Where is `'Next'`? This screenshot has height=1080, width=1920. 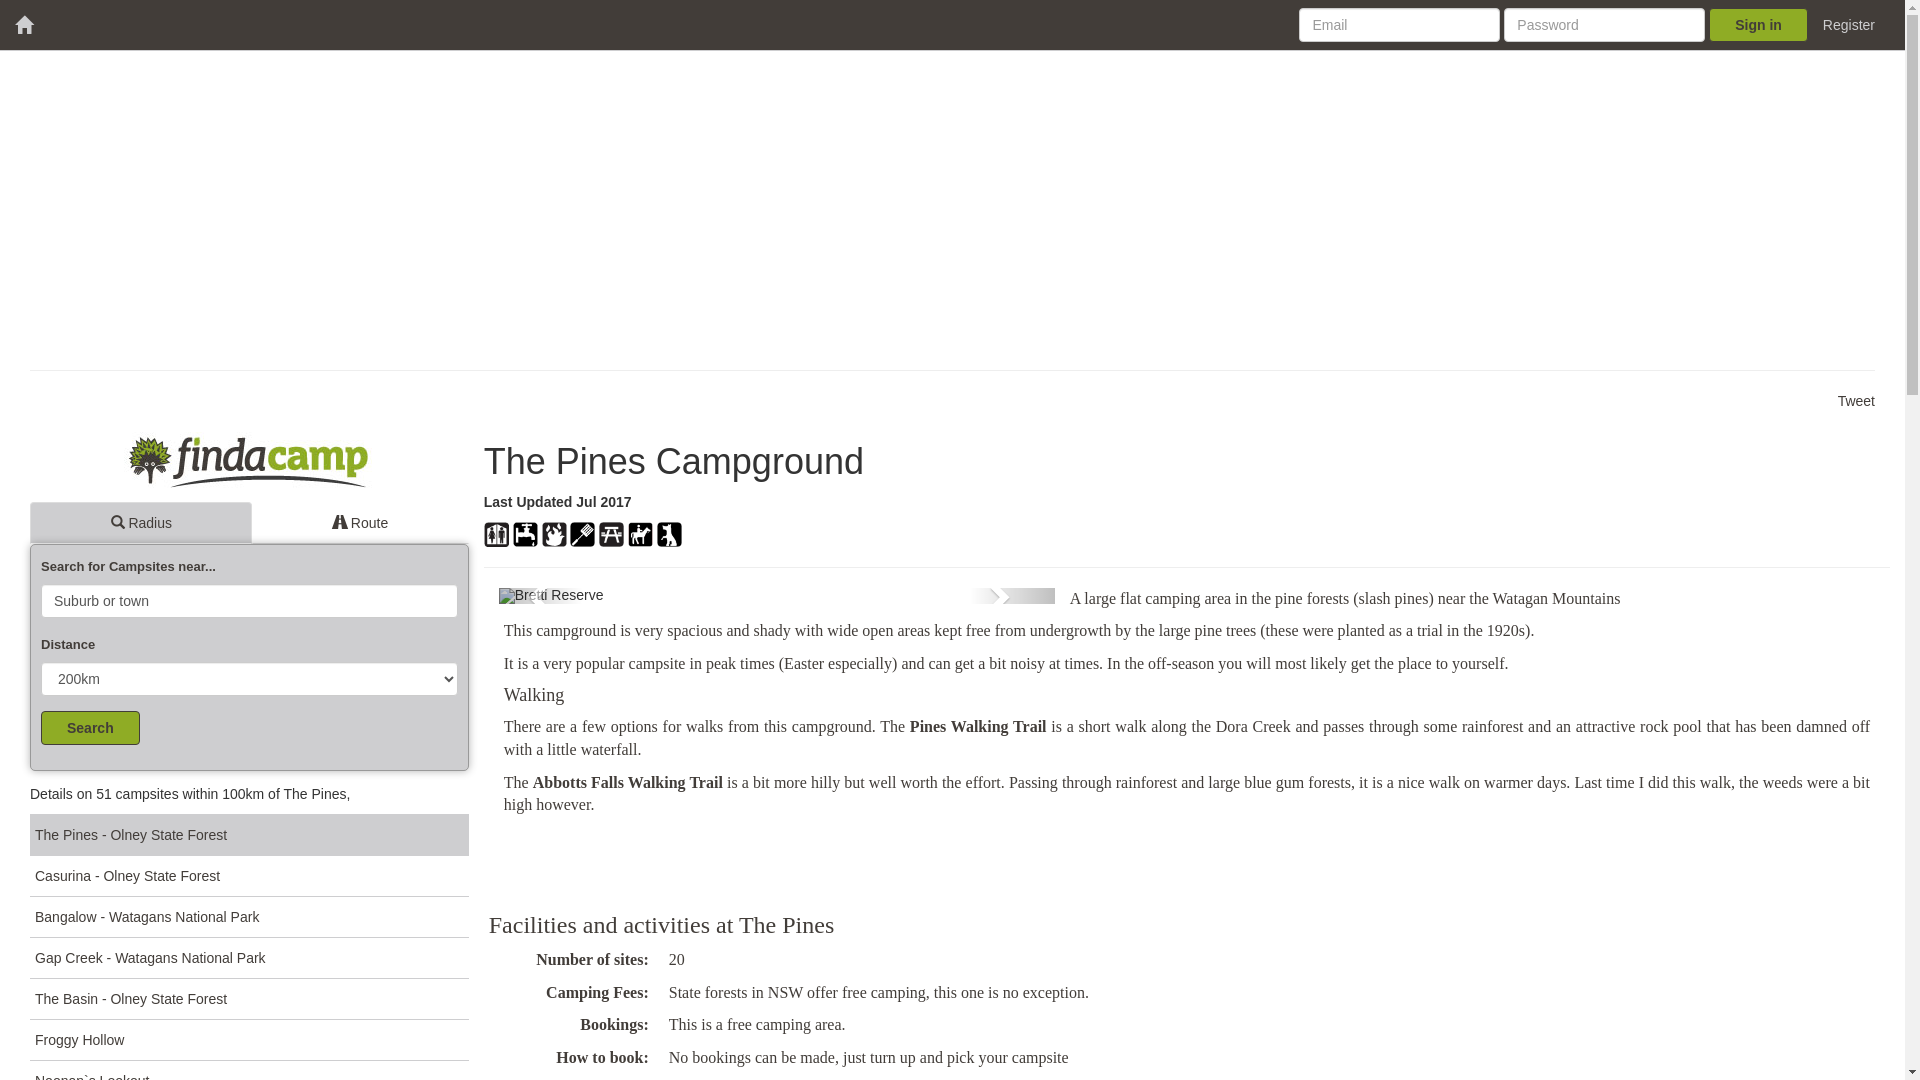
'Next' is located at coordinates (1012, 595).